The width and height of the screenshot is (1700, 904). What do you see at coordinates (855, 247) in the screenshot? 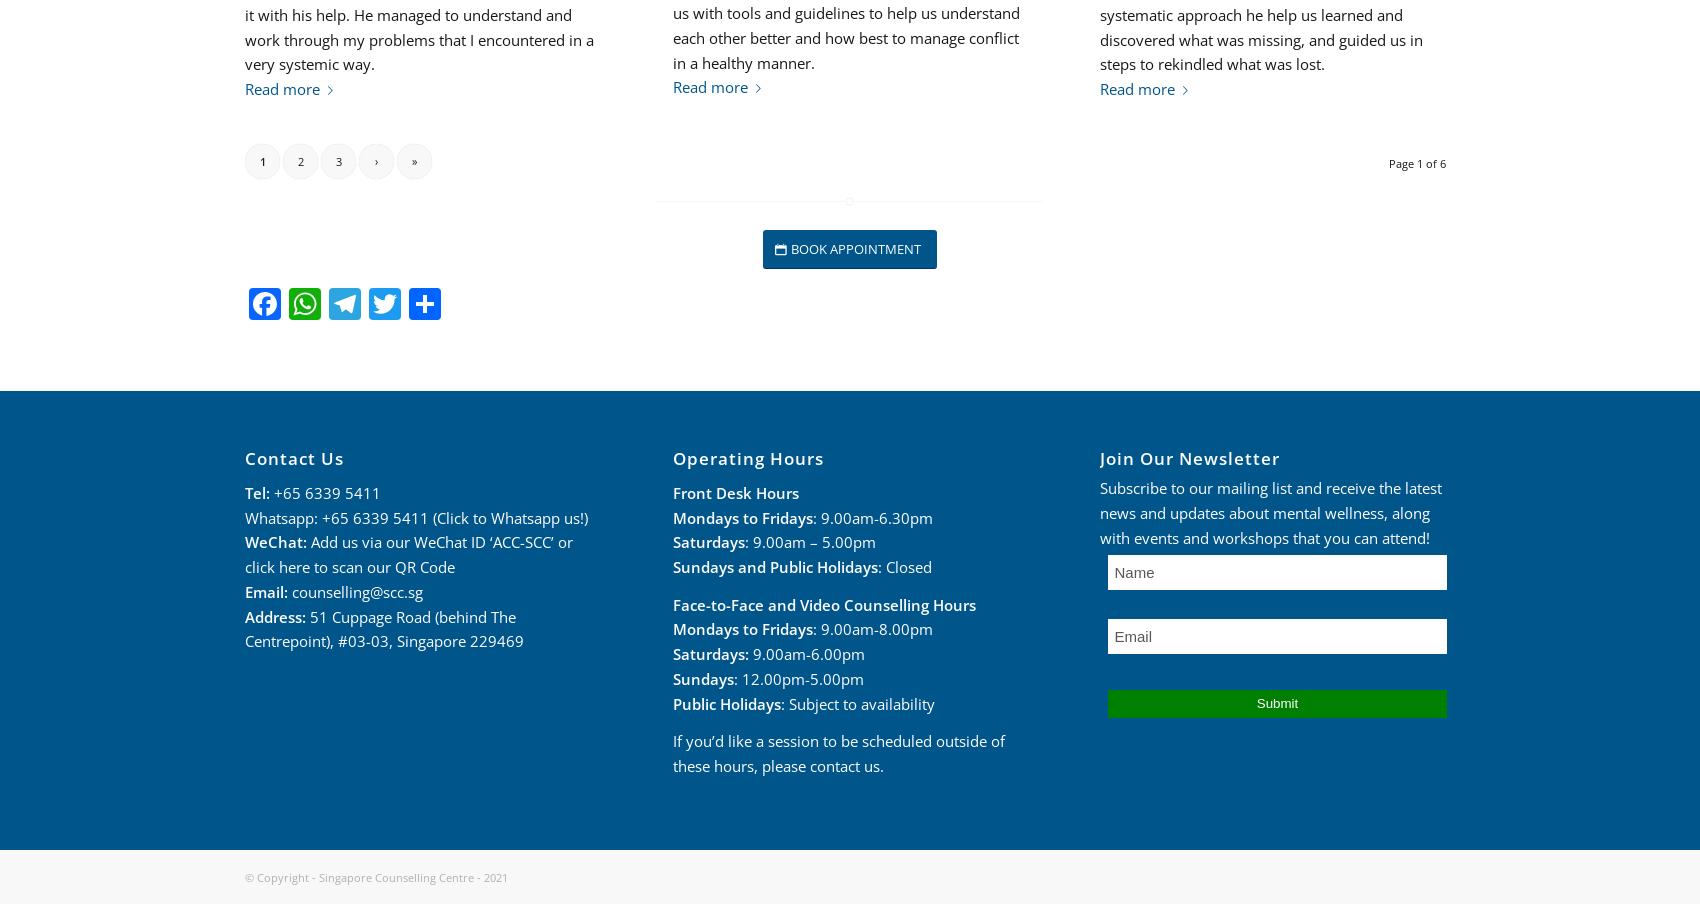
I see `'BOOK APPOINTMENT'` at bounding box center [855, 247].